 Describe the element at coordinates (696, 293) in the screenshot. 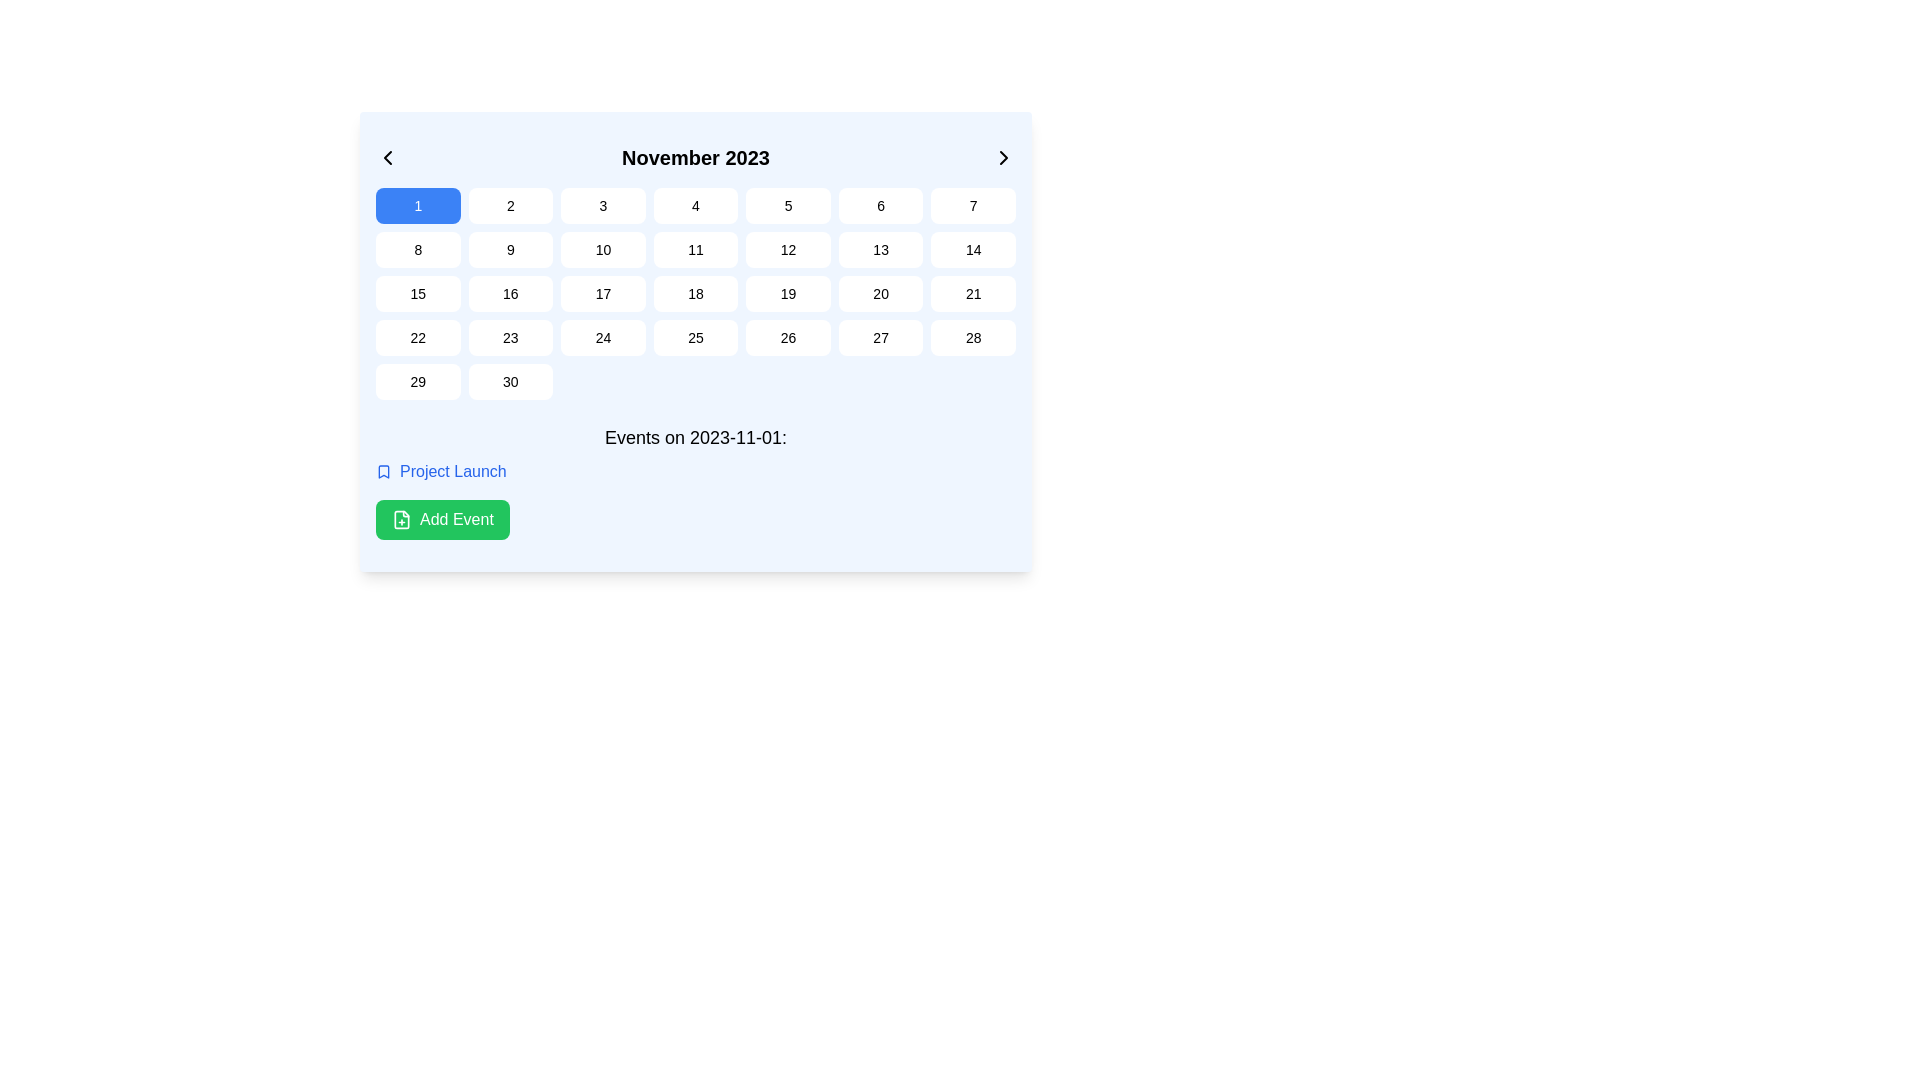

I see `the button labeled '18' with rounded corners and a white background, located in the fourth position of the third row in a calendar grid interface` at that location.